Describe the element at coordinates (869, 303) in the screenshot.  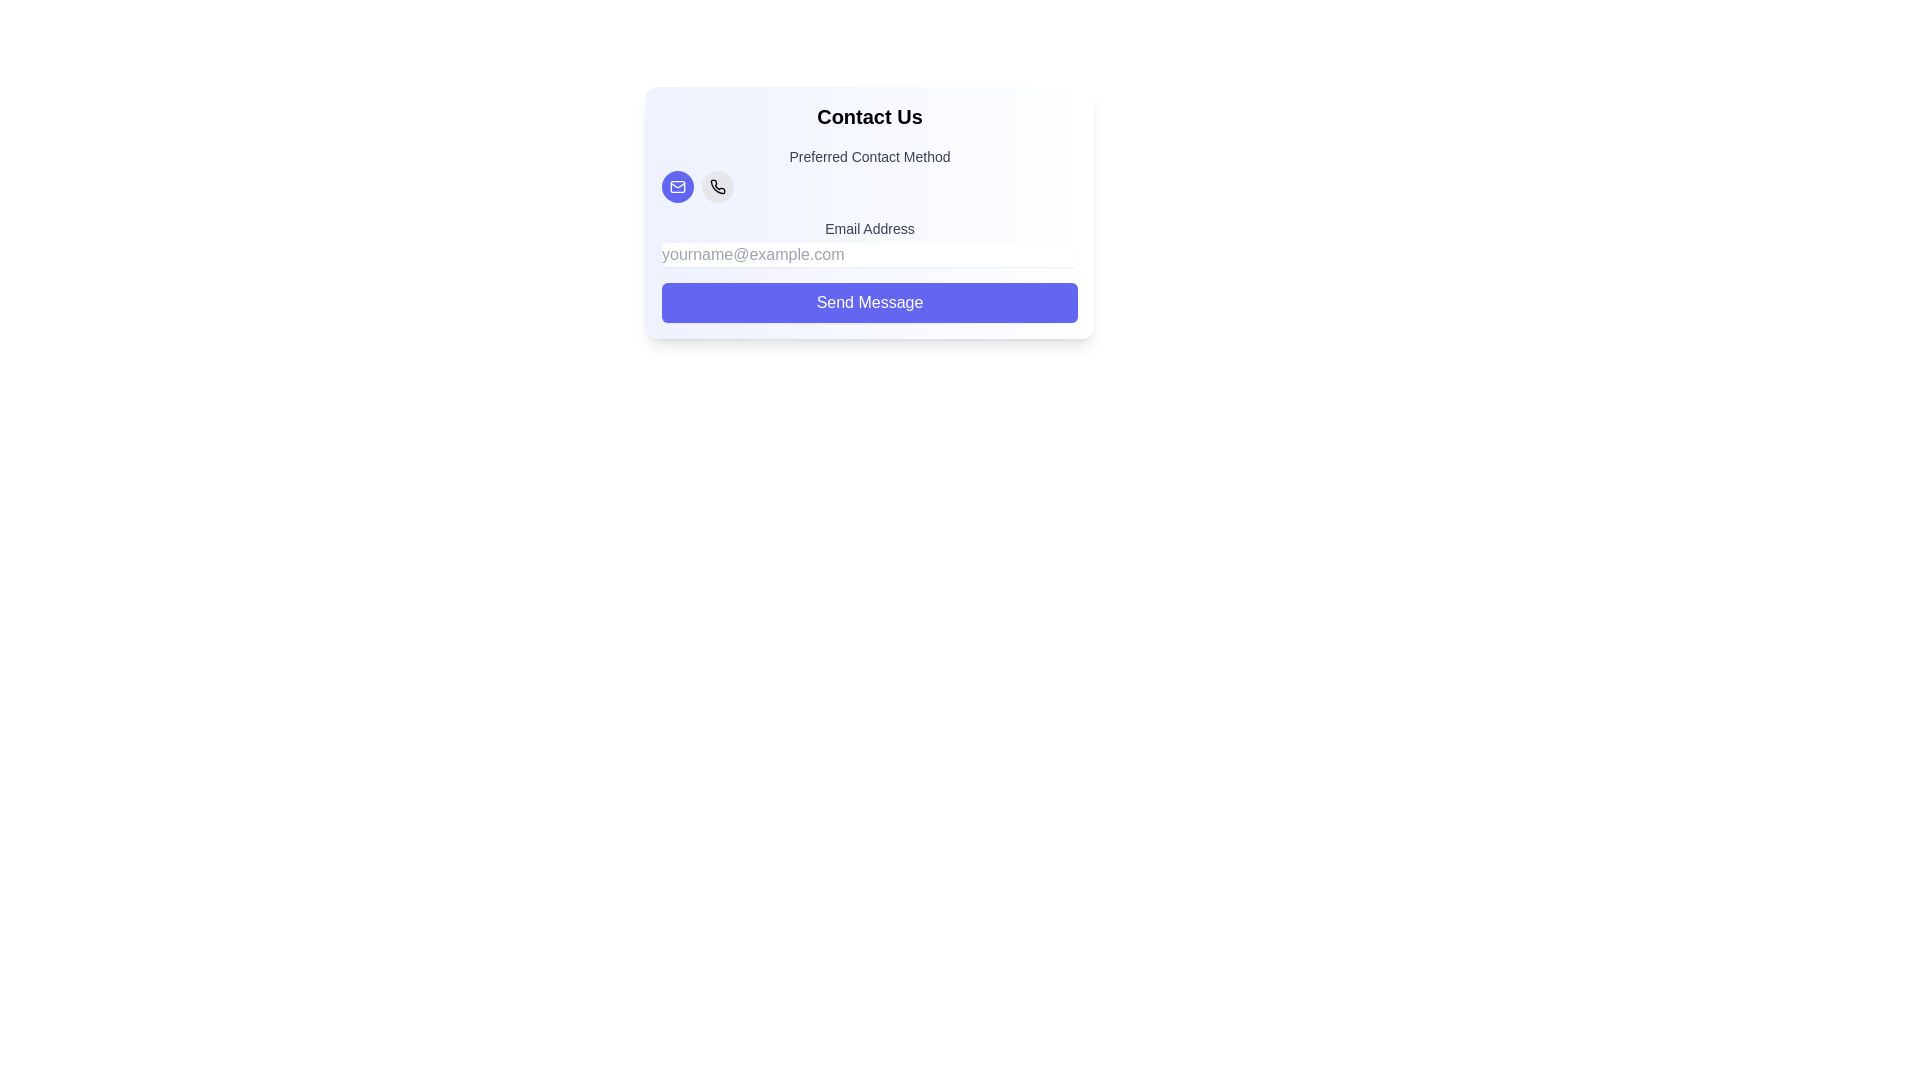
I see `the 'Send Message' button, which is an indigo rectangular button with rounded edges located at the bottom of the 'Contact Us' section` at that location.